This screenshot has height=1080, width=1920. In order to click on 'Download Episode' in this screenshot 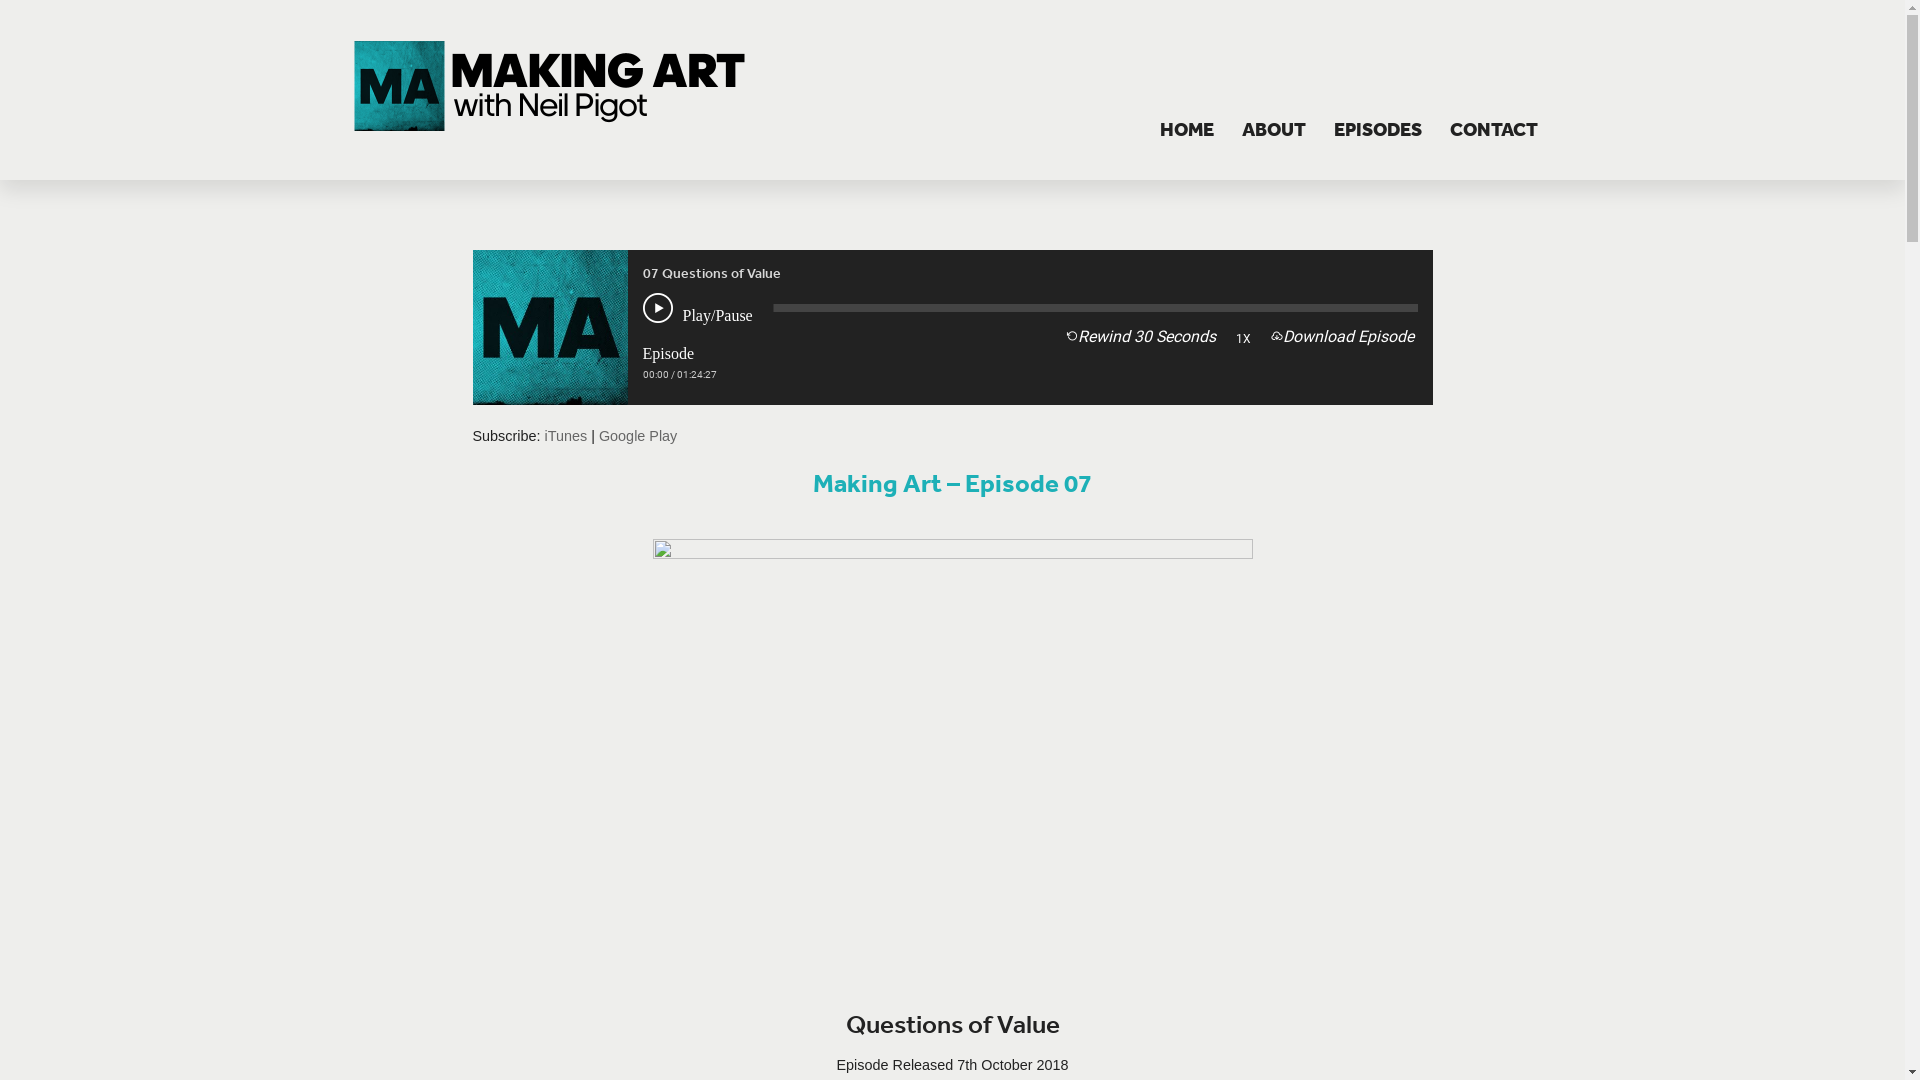, I will do `click(1269, 337)`.